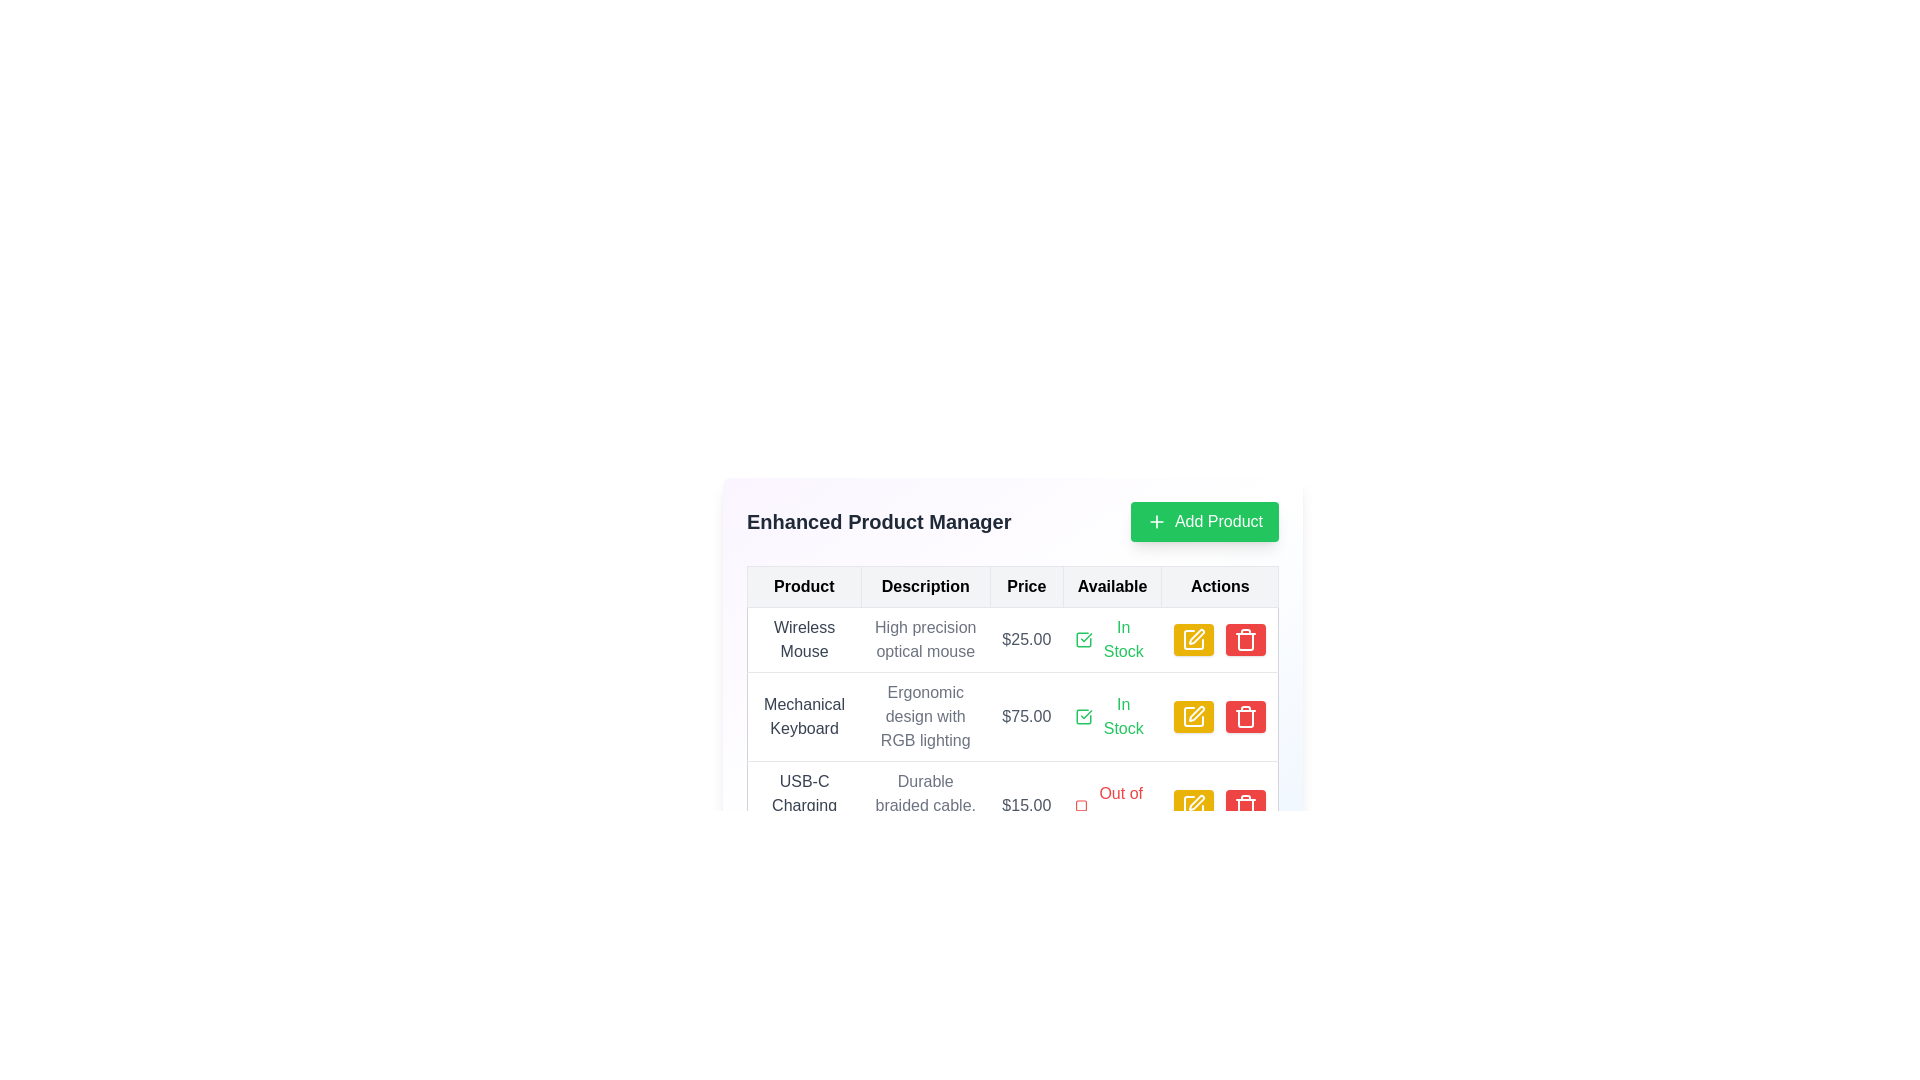 This screenshot has height=1080, width=1920. What do you see at coordinates (1194, 805) in the screenshot?
I see `the edit icon, which is a drawn segment of a square located in the 'Actions' column of the last row in the products table, to initiate editing` at bounding box center [1194, 805].